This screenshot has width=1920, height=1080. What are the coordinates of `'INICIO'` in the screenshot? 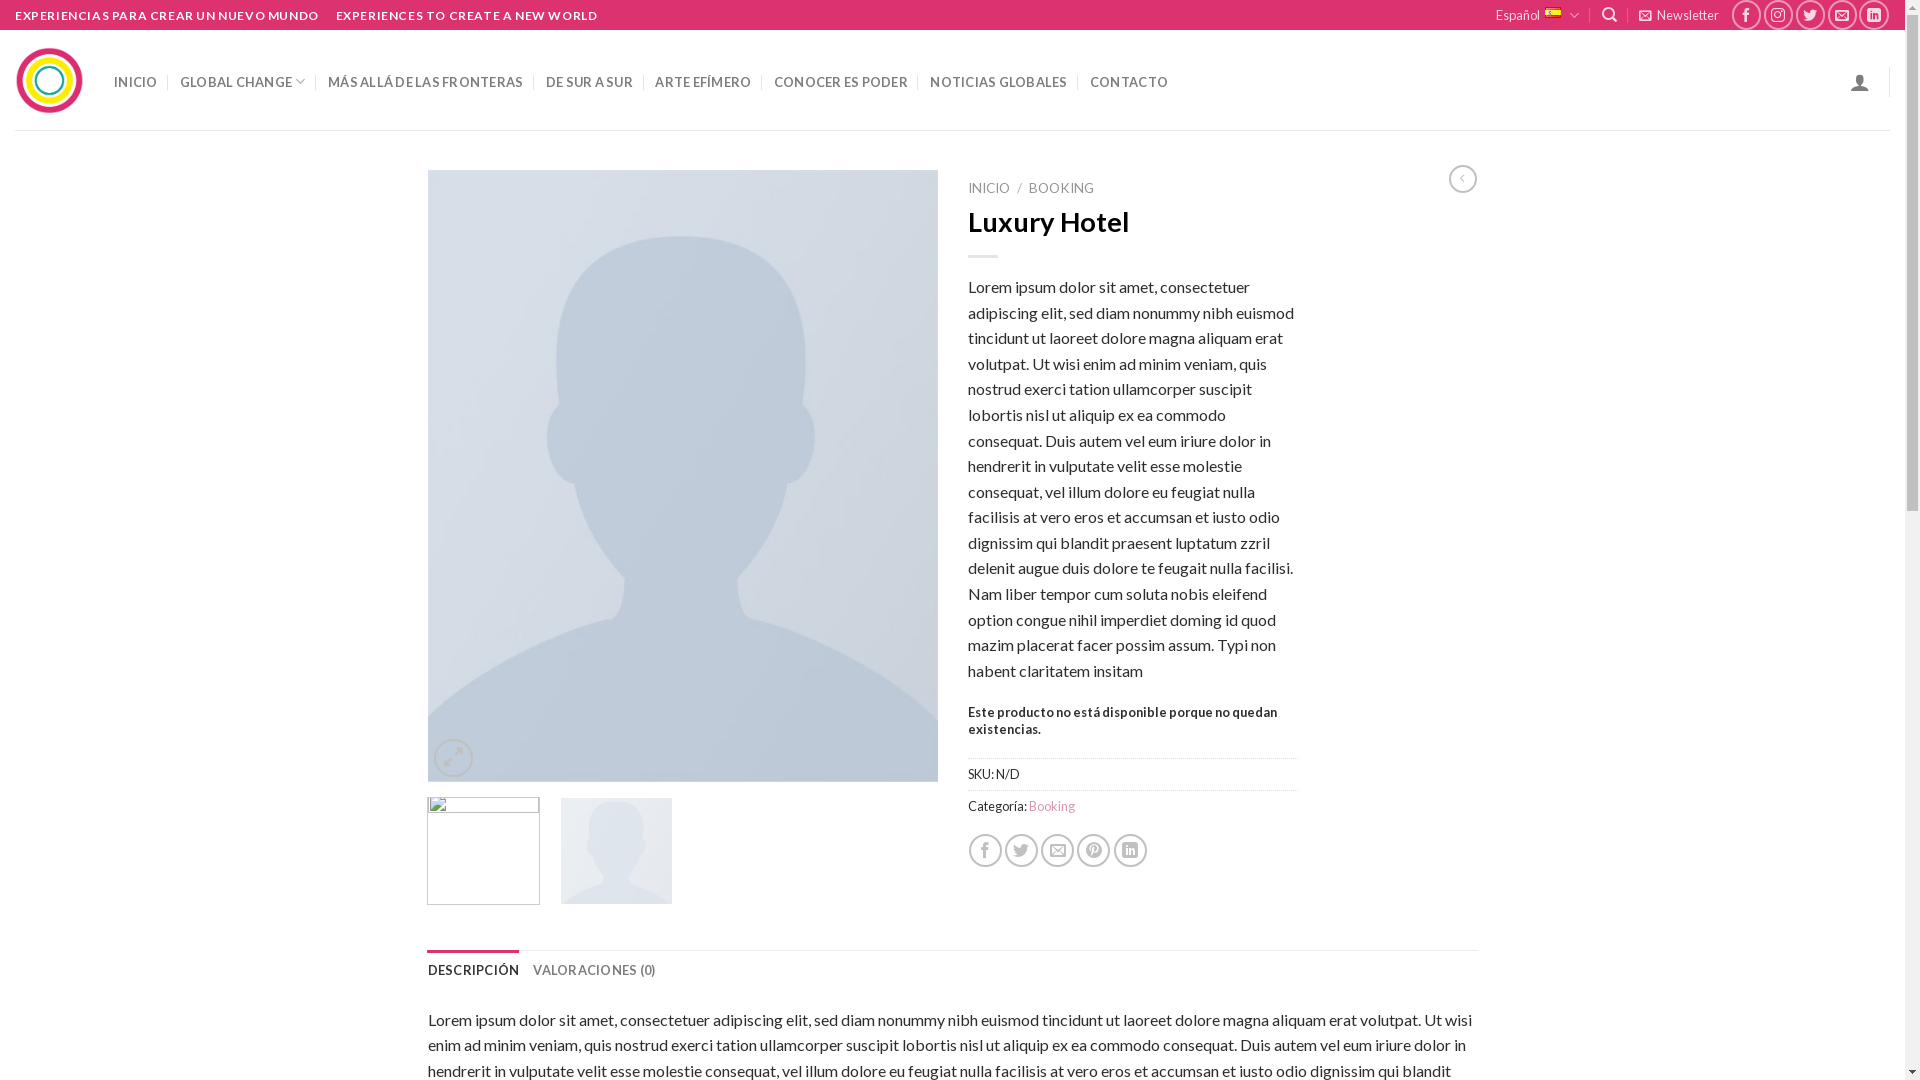 It's located at (134, 80).